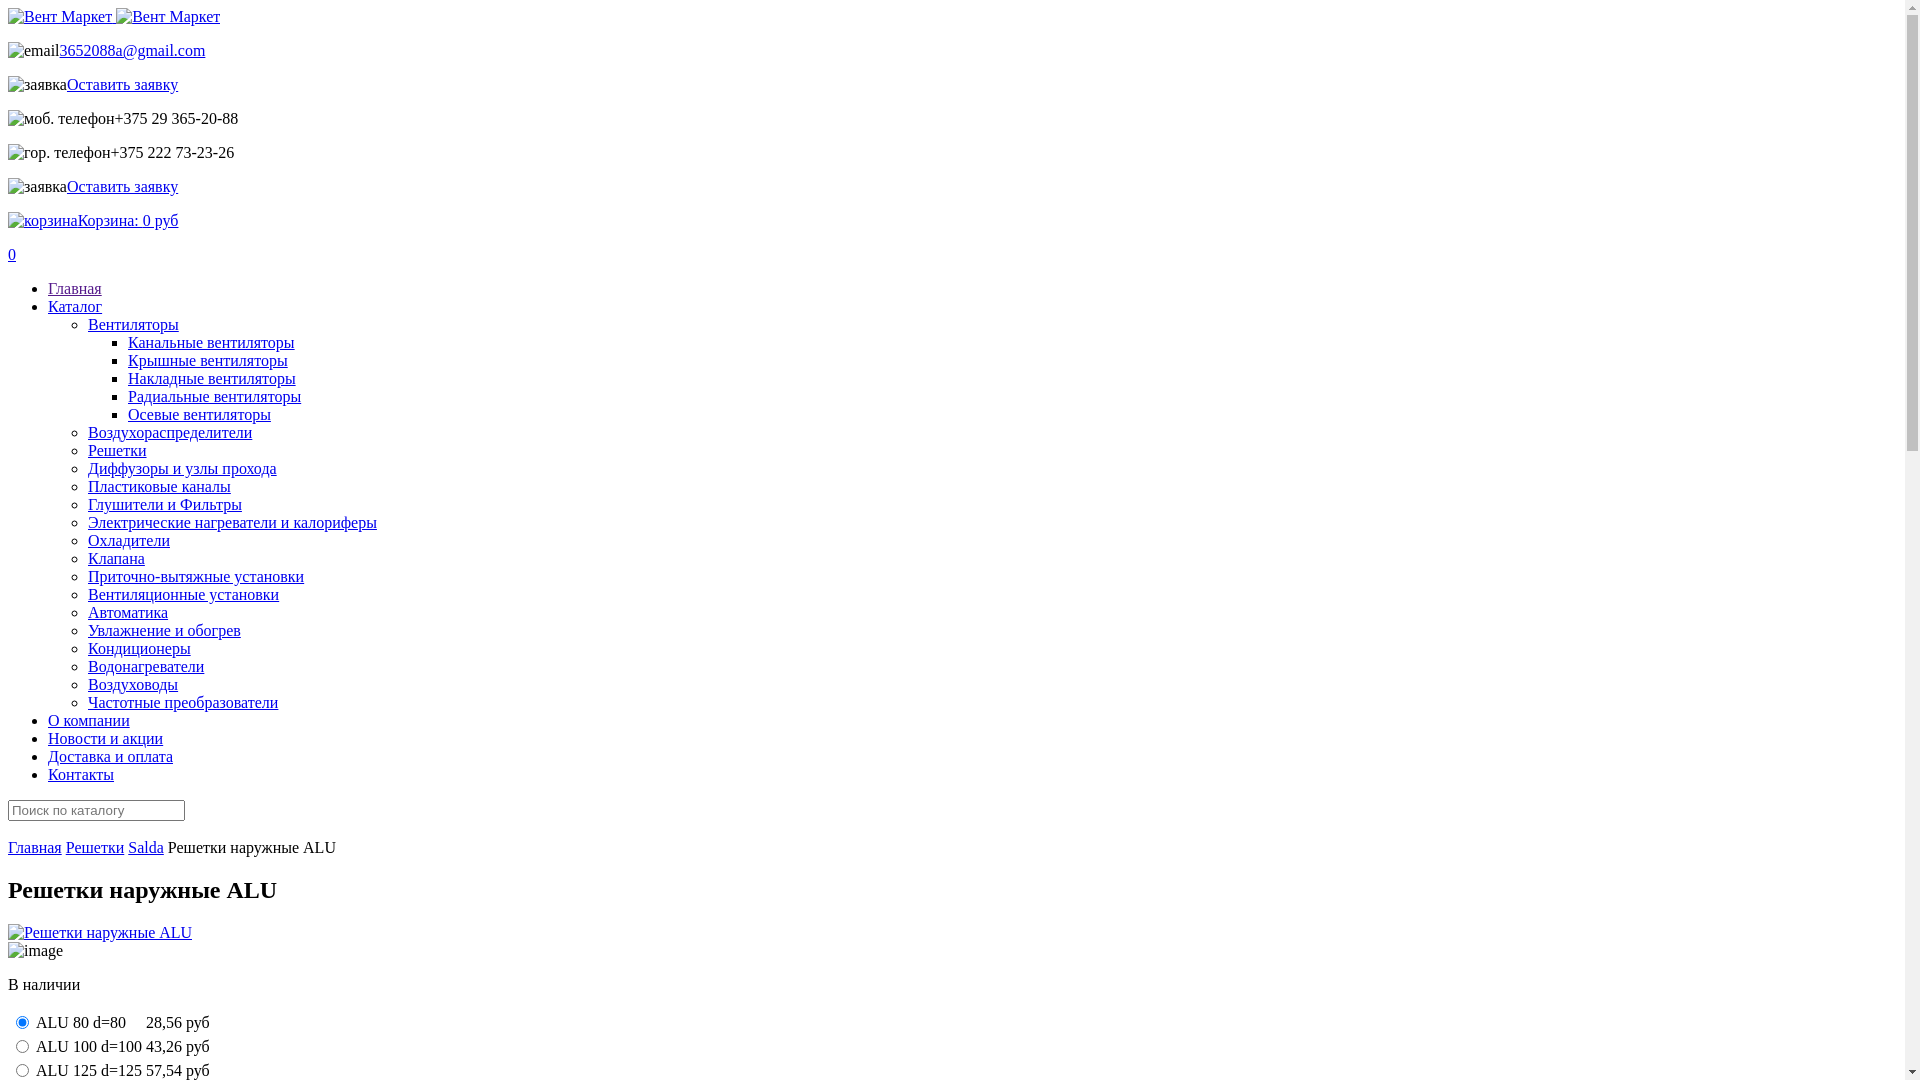  I want to click on '3652088a@gmail.com', so click(132, 49).